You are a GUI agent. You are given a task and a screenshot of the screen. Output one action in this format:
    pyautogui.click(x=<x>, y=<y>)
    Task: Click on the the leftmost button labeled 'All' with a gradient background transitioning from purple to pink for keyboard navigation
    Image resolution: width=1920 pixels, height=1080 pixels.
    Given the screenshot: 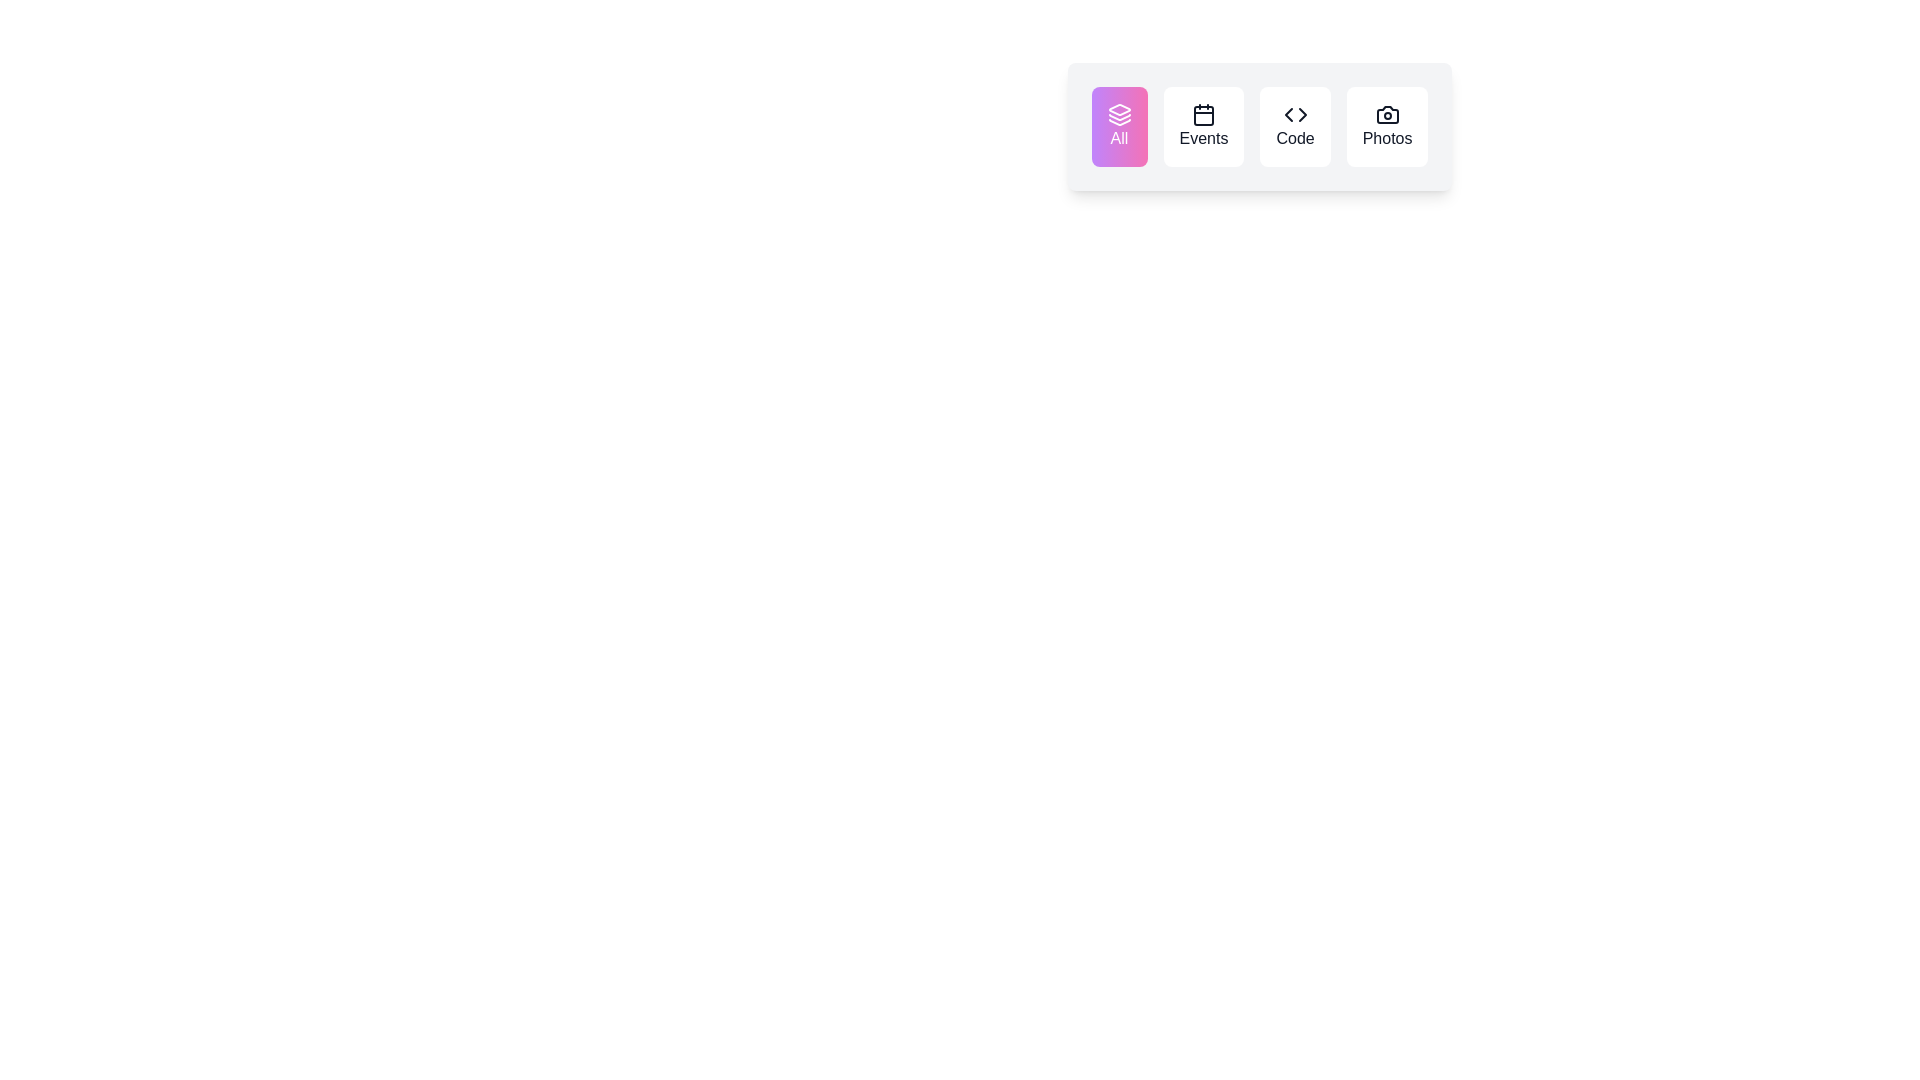 What is the action you would take?
    pyautogui.click(x=1118, y=127)
    